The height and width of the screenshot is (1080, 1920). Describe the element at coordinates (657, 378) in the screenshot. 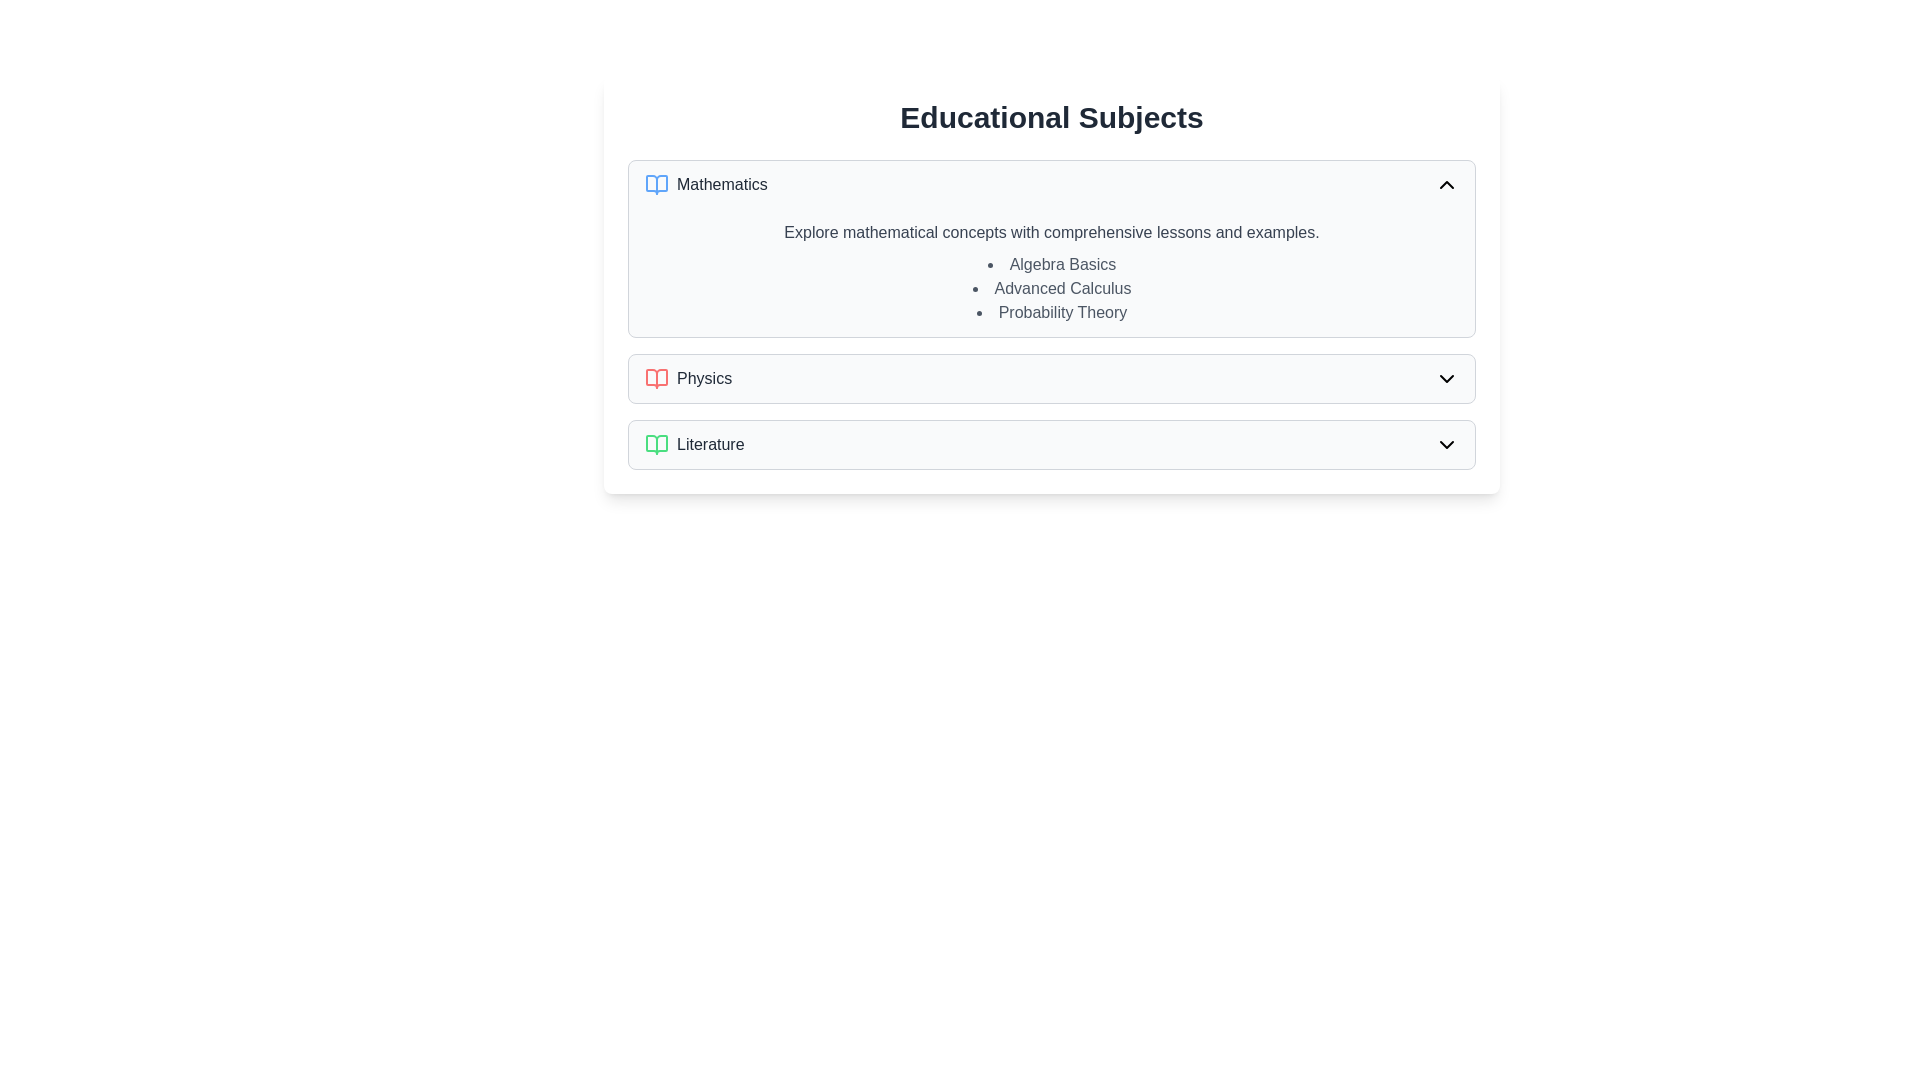

I see `the lower part of the red book icon located next to the 'Physics' label in the educational subjects list` at that location.